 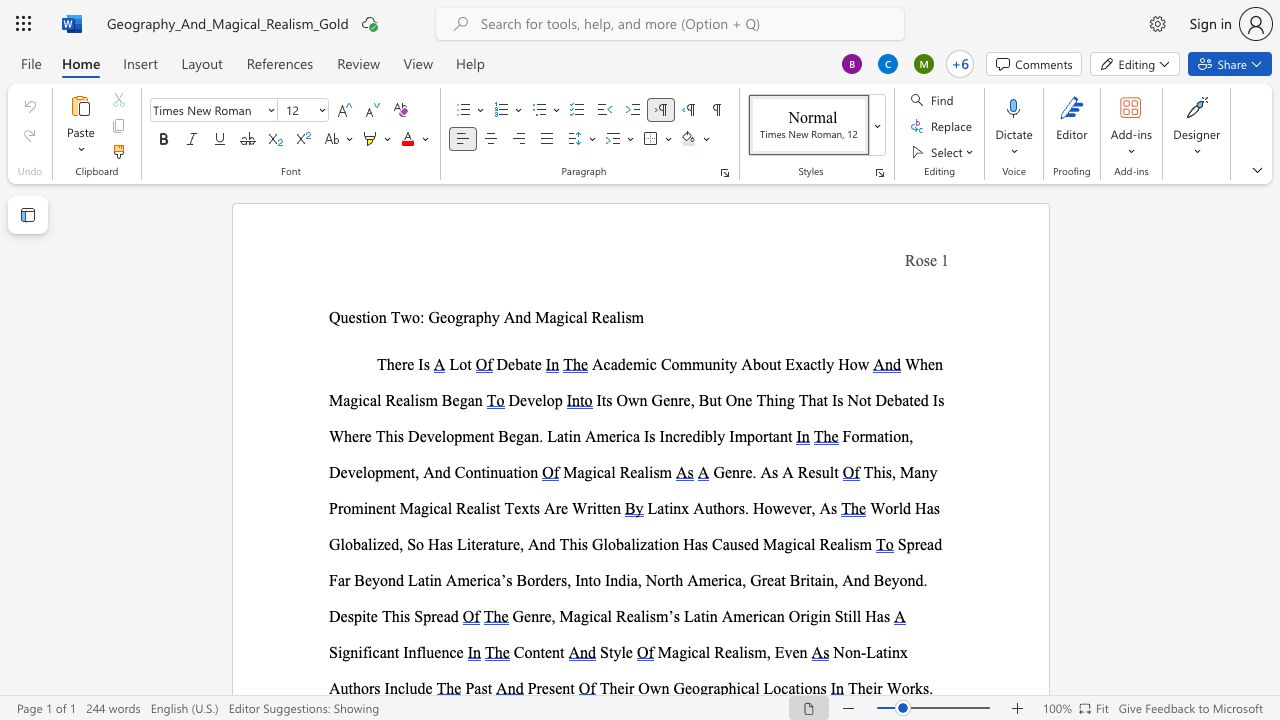 I want to click on the space between the continuous character "A" and "s" in the text, so click(x=769, y=472).